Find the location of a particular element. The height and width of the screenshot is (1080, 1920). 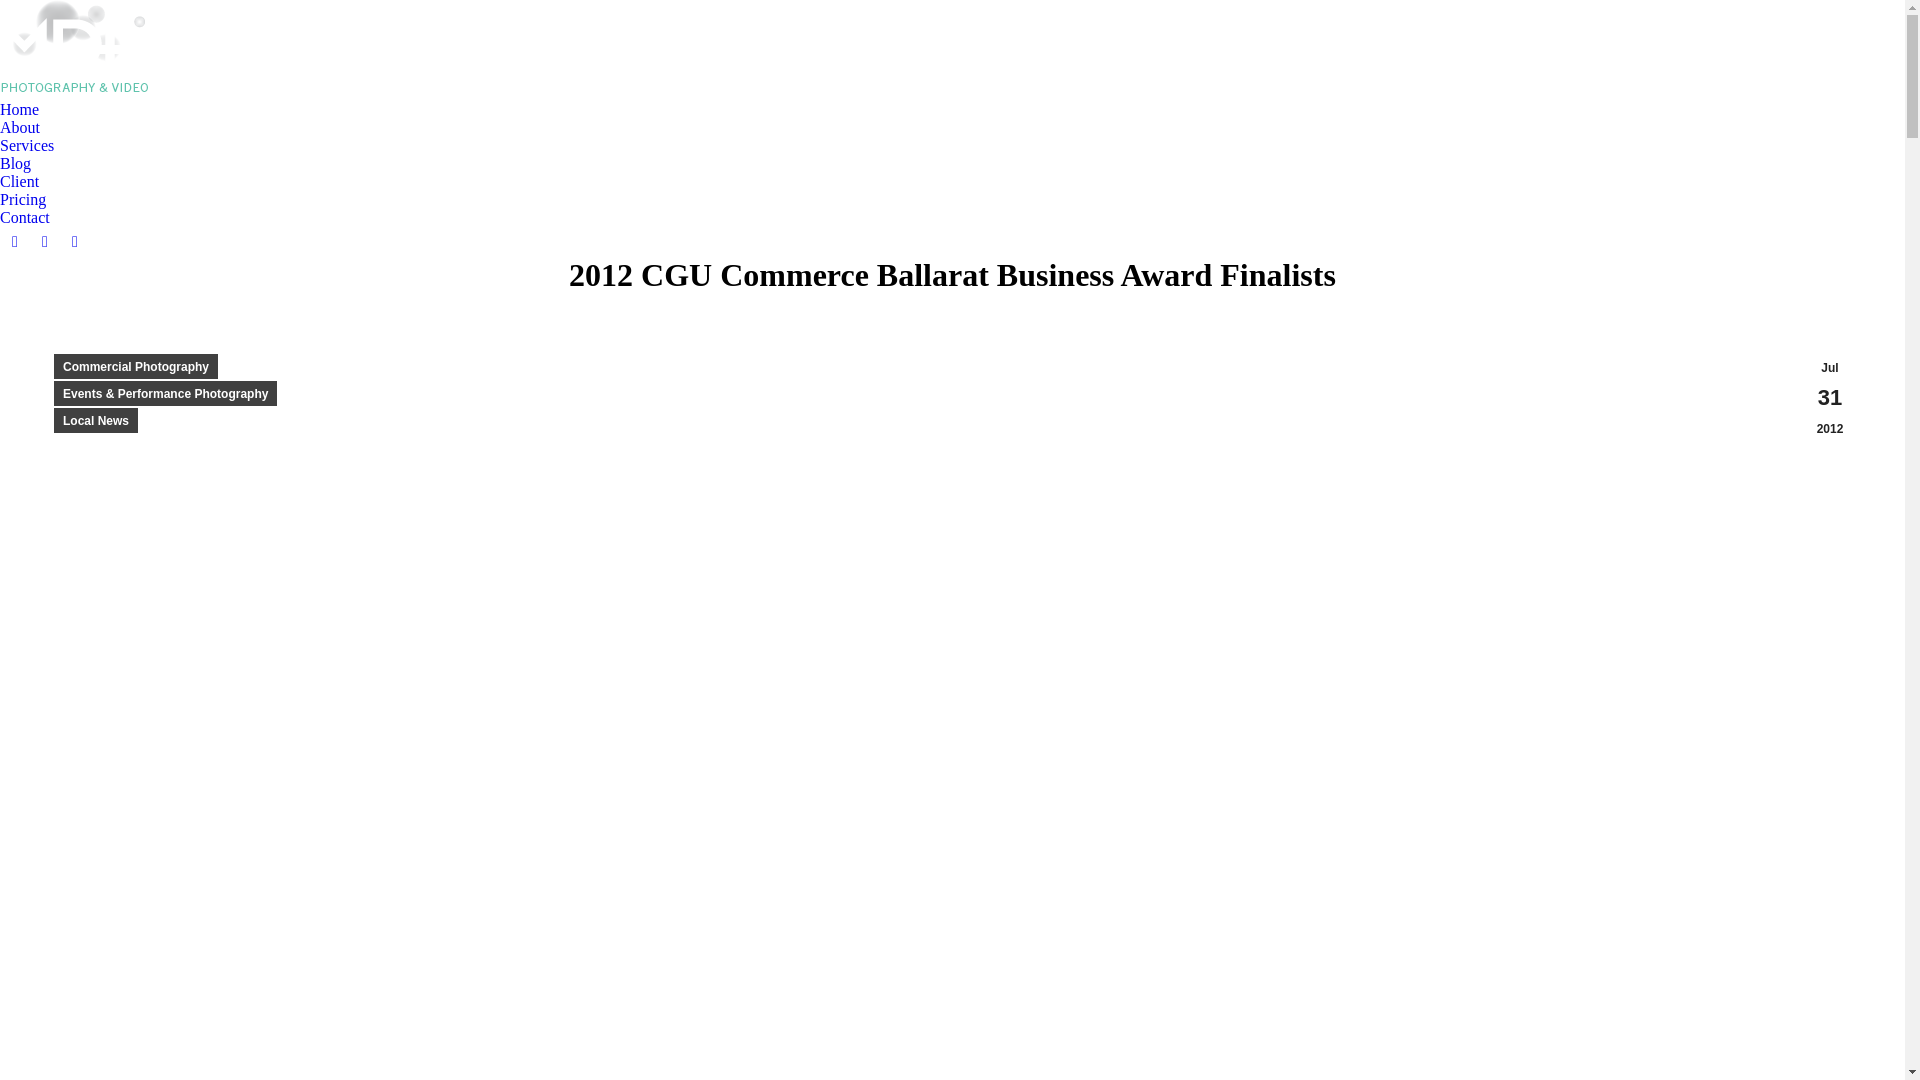

'Home' is located at coordinates (19, 110).